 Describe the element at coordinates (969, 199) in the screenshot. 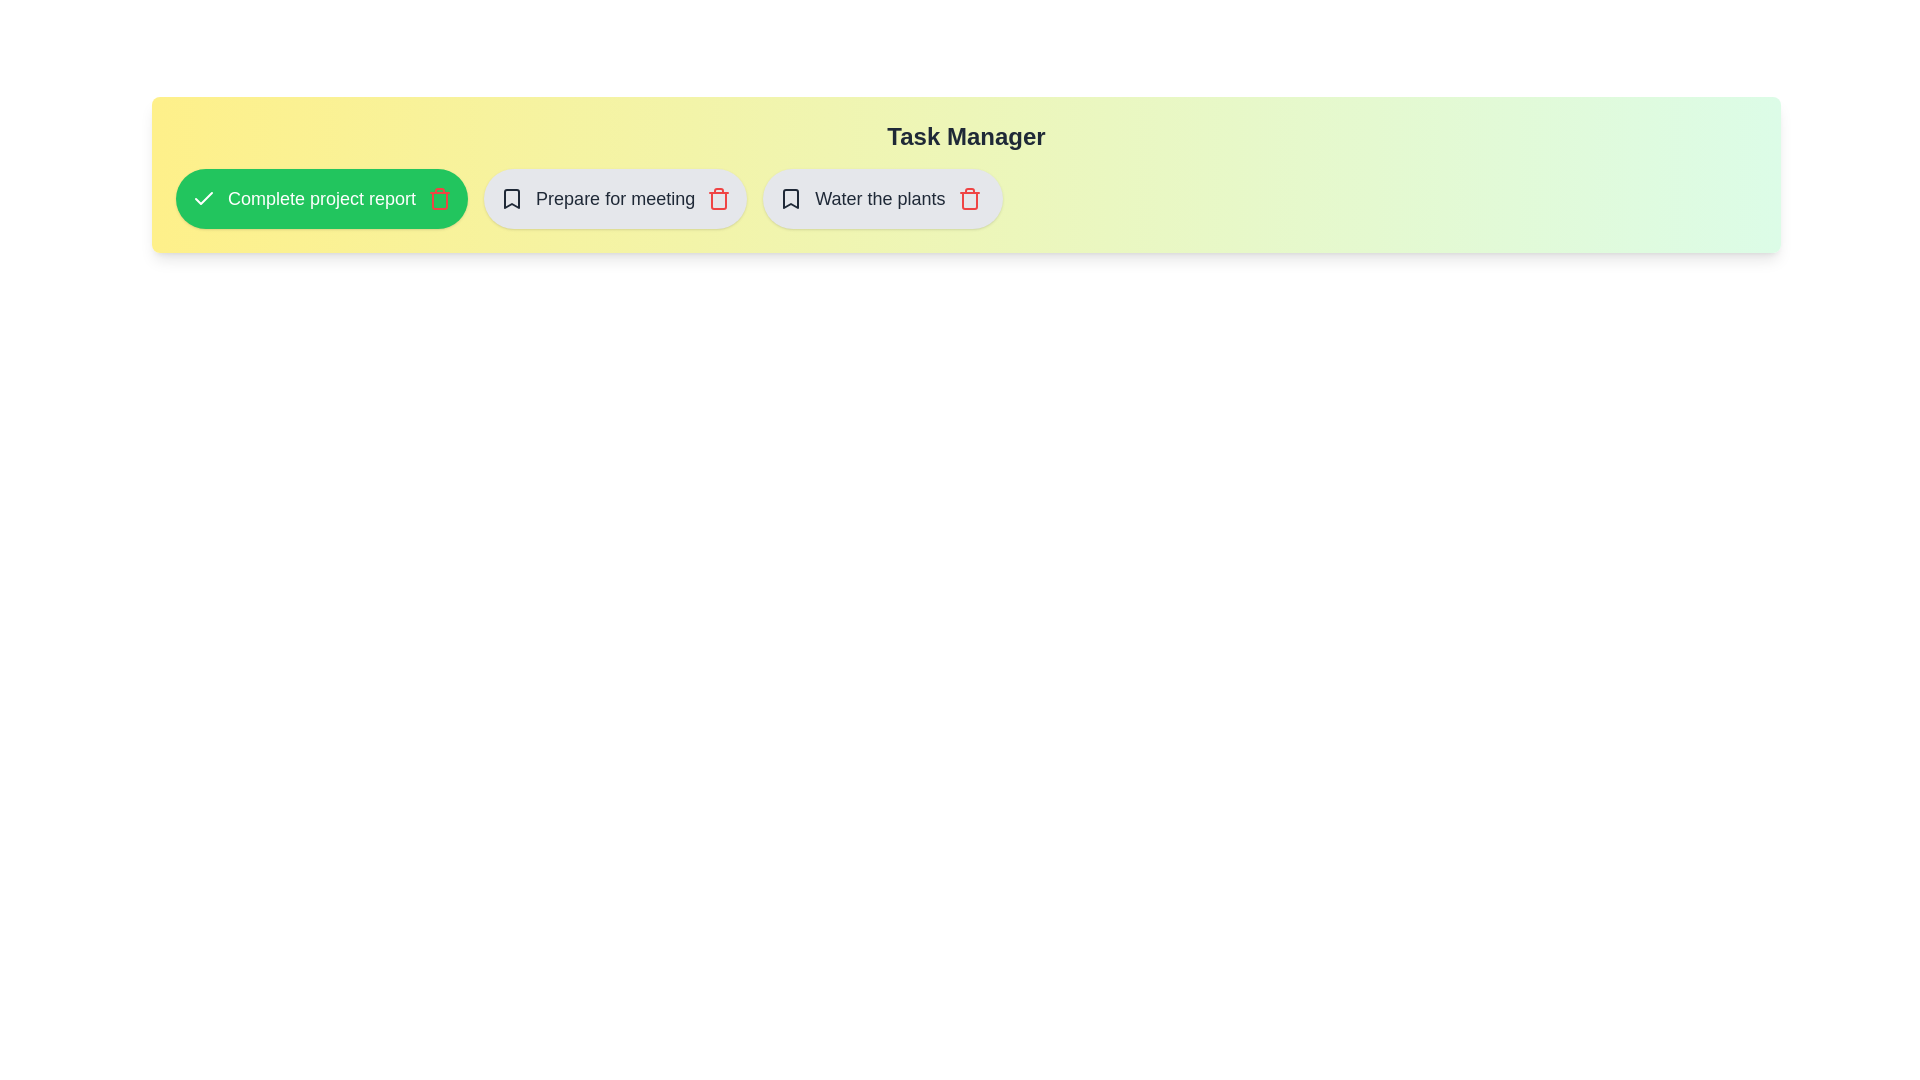

I see `the trash icon to delete the task 'Water the plants'` at that location.